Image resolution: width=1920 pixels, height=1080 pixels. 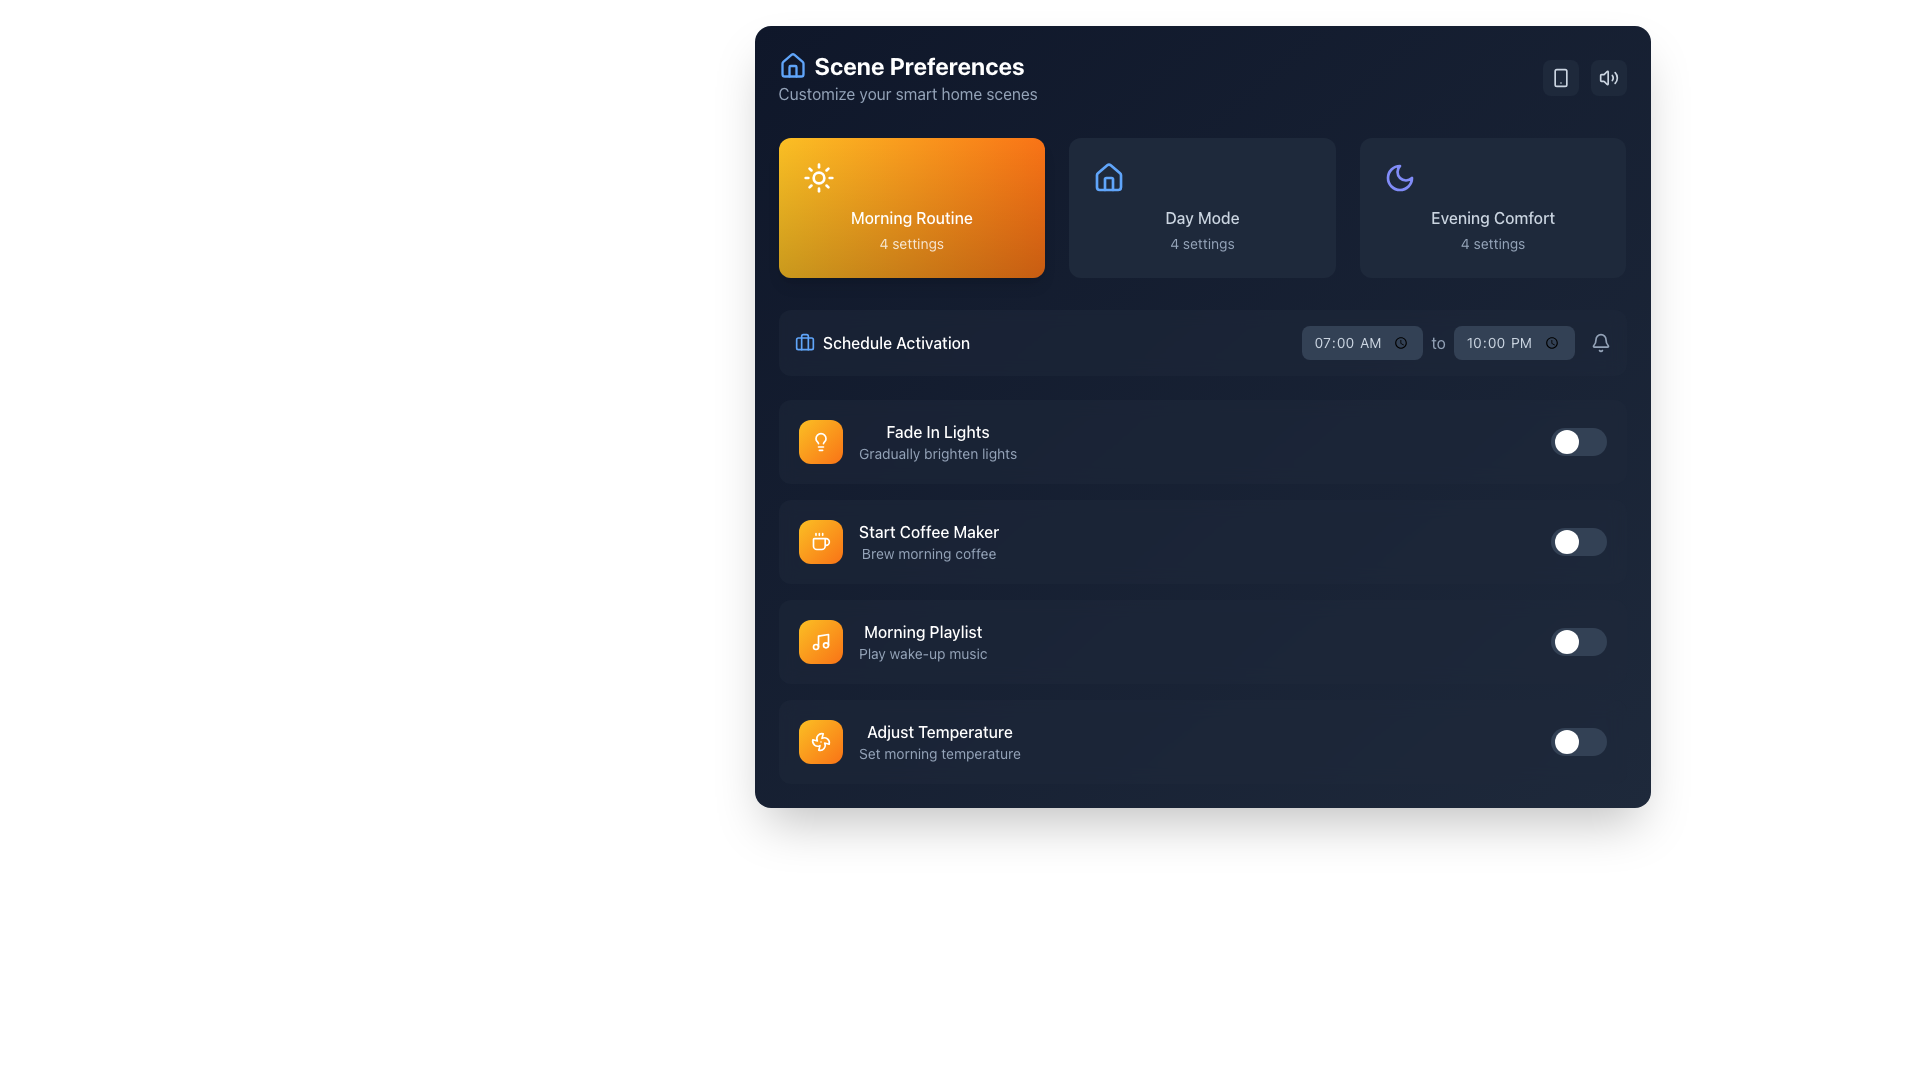 What do you see at coordinates (938, 732) in the screenshot?
I see `the text label displaying 'Adjust Temperature' which is located beneath the 'Schedule Activation' section, specifically as the main label of the fourth item in the list of control options` at bounding box center [938, 732].